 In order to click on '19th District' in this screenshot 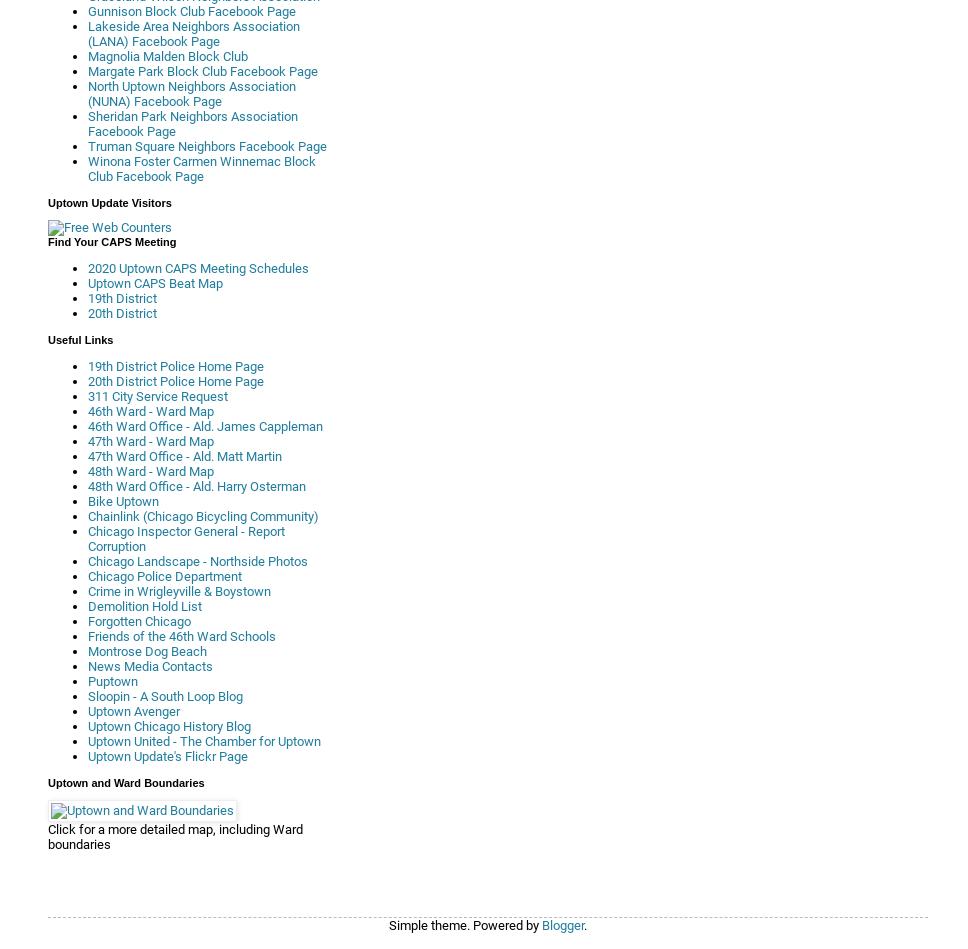, I will do `click(121, 297)`.